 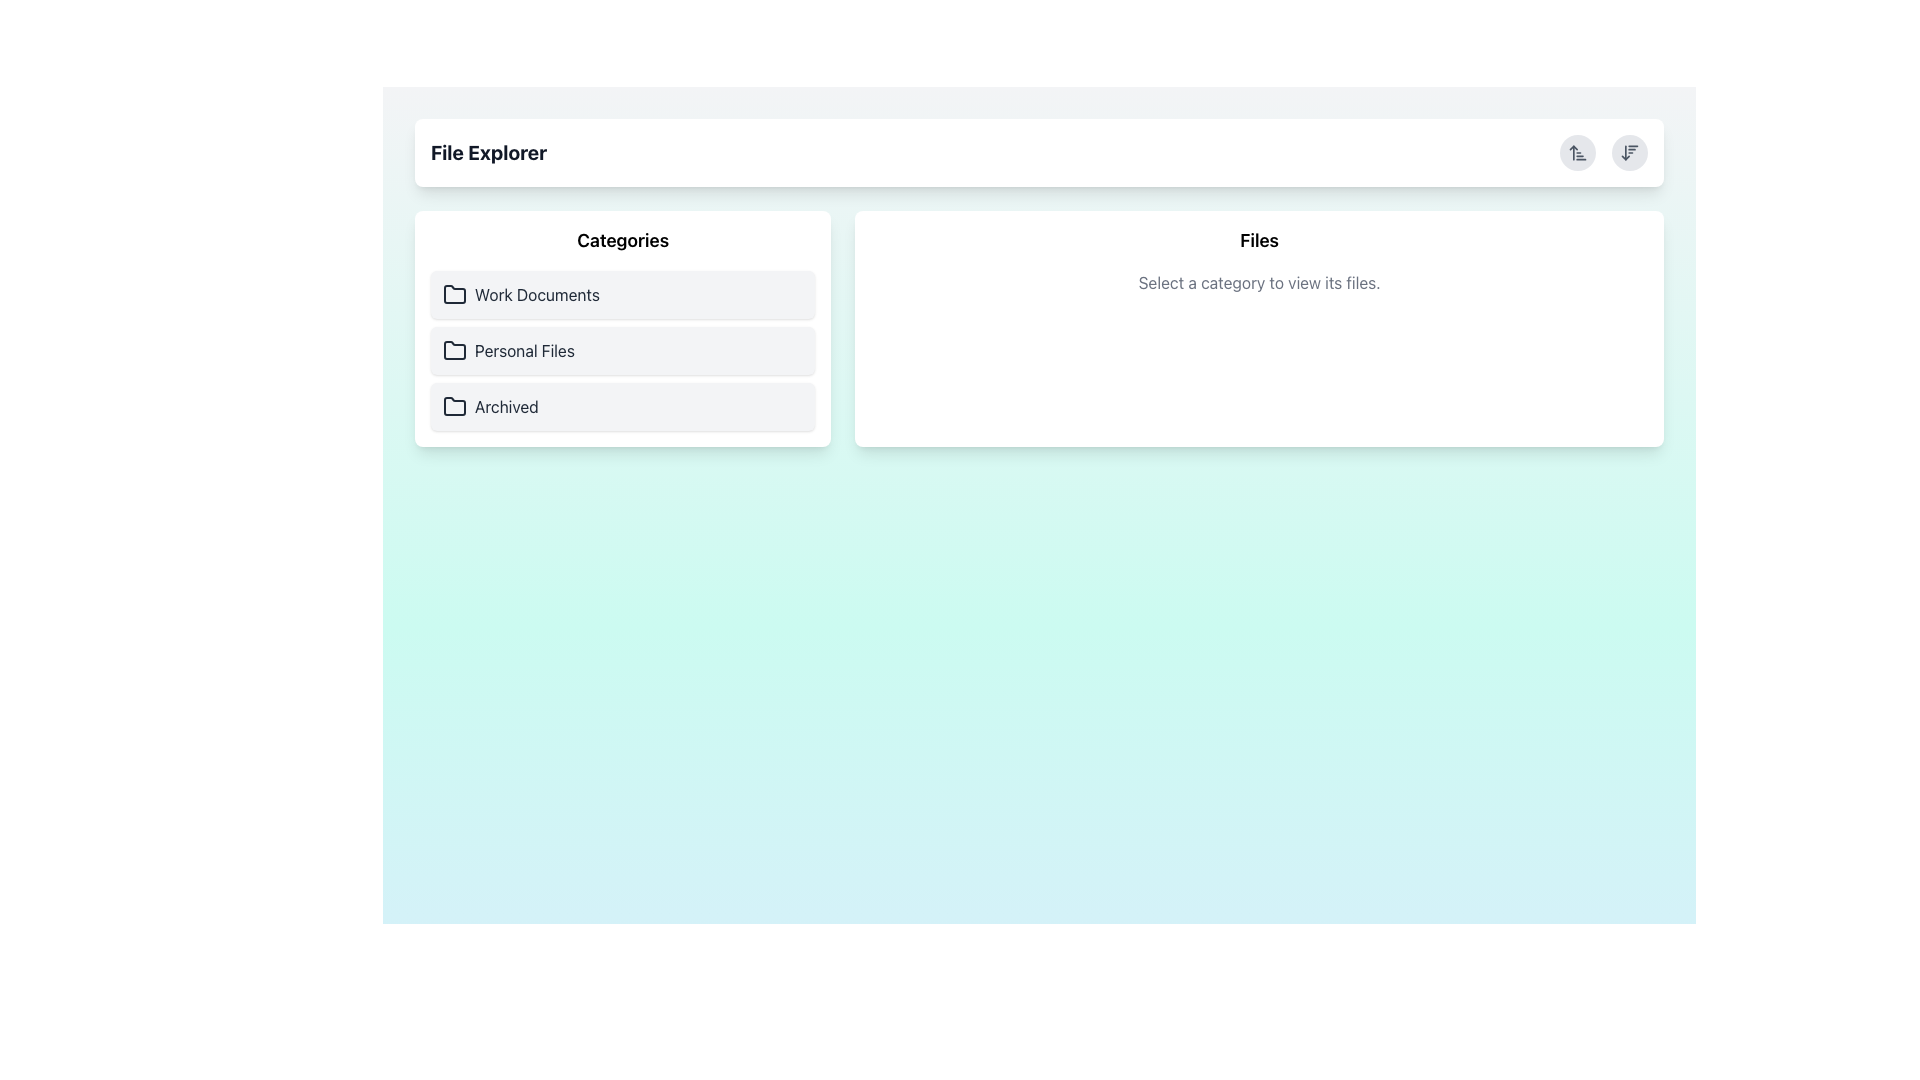 I want to click on the static text displaying 'Select a category, so click(x=1258, y=282).